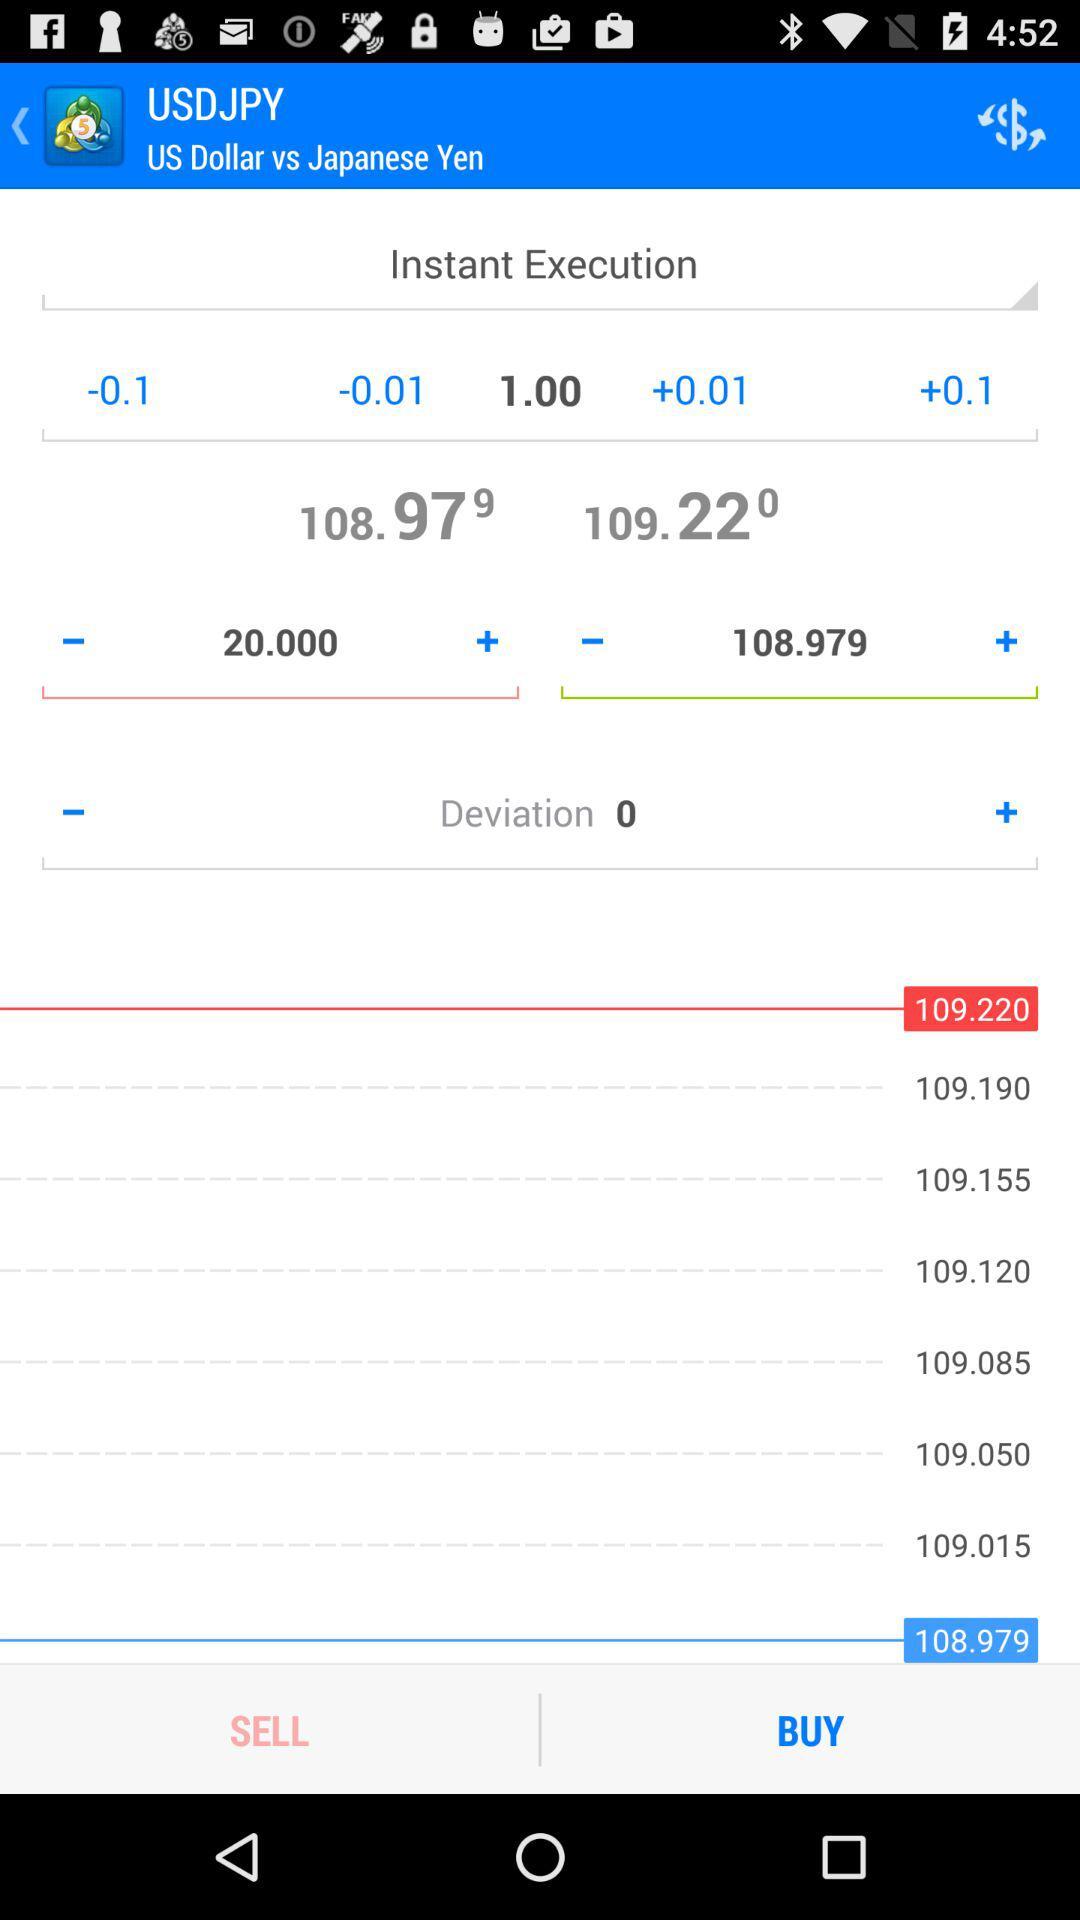 This screenshot has height=1920, width=1080. I want to click on instant execution, so click(540, 272).